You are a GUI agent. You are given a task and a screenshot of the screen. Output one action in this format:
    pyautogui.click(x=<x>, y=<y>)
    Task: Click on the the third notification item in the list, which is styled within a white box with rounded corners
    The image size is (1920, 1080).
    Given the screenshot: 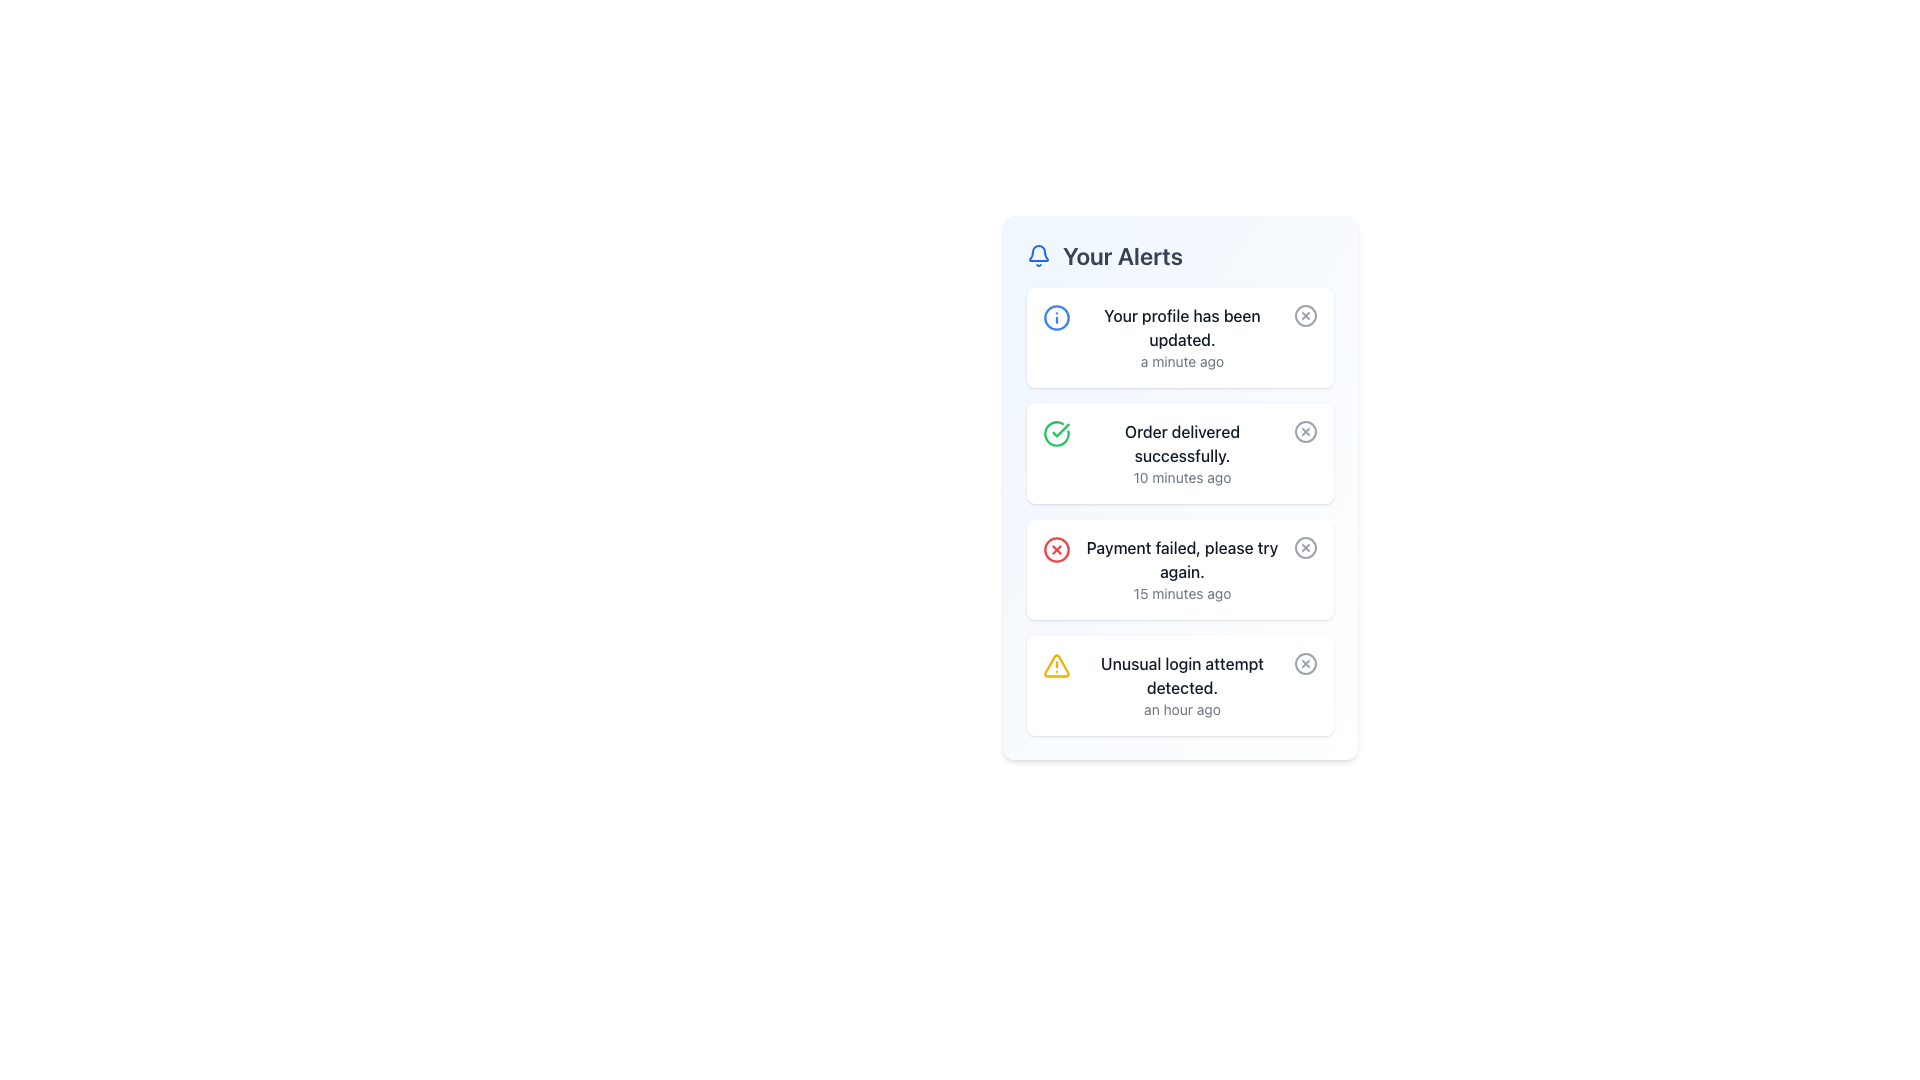 What is the action you would take?
    pyautogui.click(x=1180, y=511)
    